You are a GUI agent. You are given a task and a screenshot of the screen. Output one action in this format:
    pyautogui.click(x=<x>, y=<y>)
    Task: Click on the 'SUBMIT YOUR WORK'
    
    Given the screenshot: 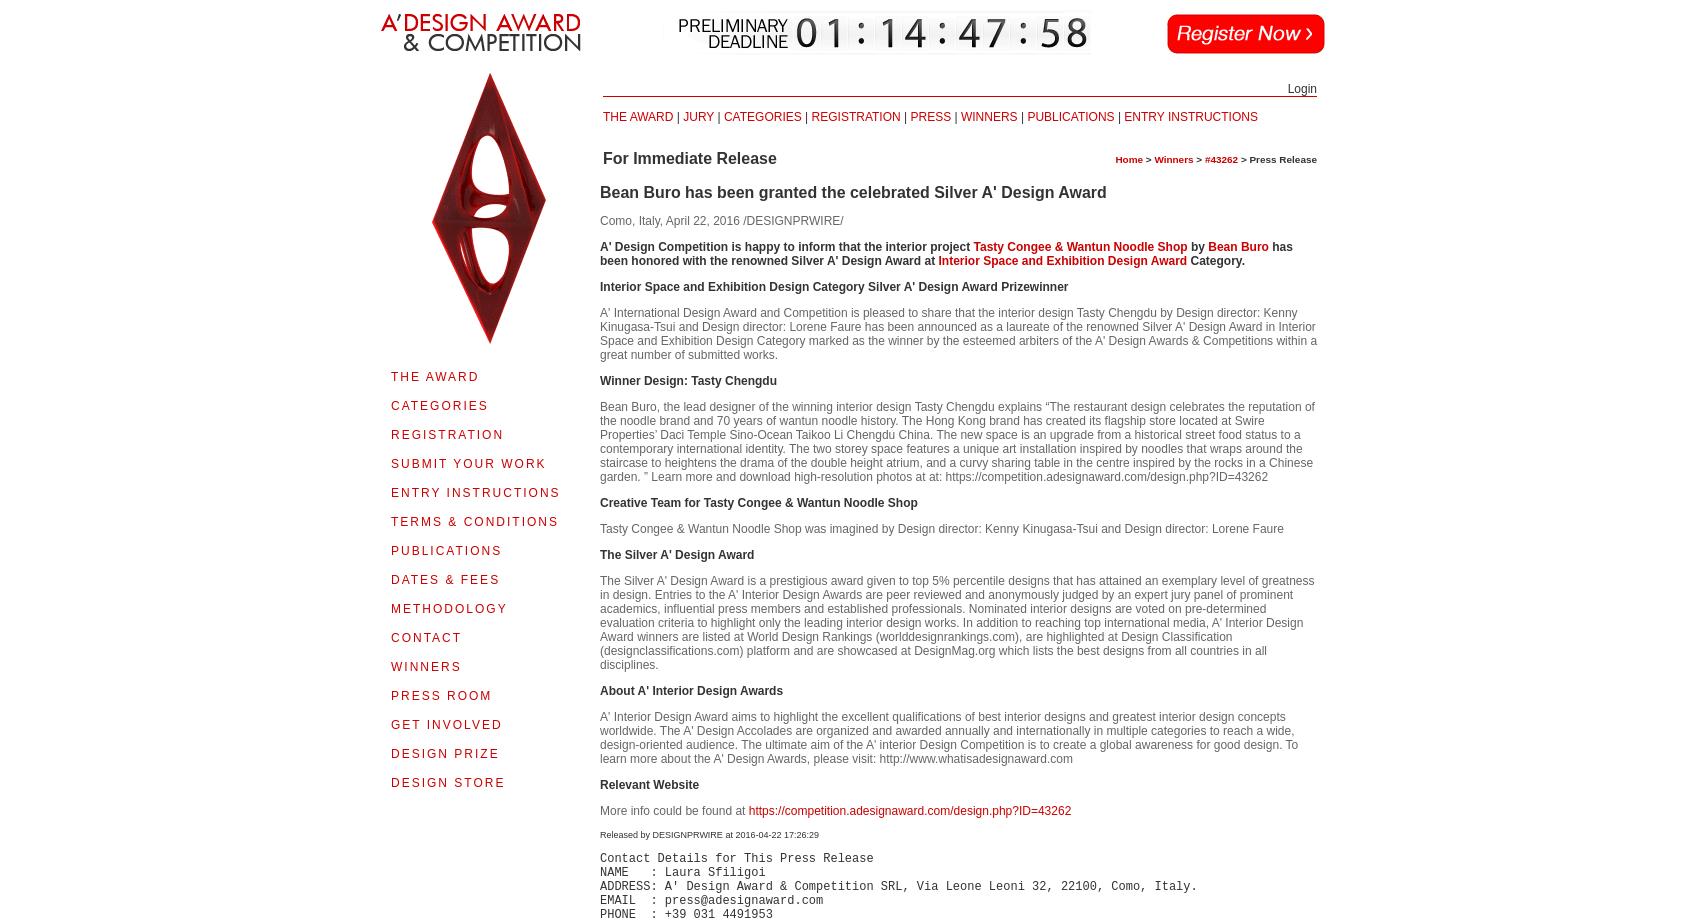 What is the action you would take?
    pyautogui.click(x=467, y=463)
    